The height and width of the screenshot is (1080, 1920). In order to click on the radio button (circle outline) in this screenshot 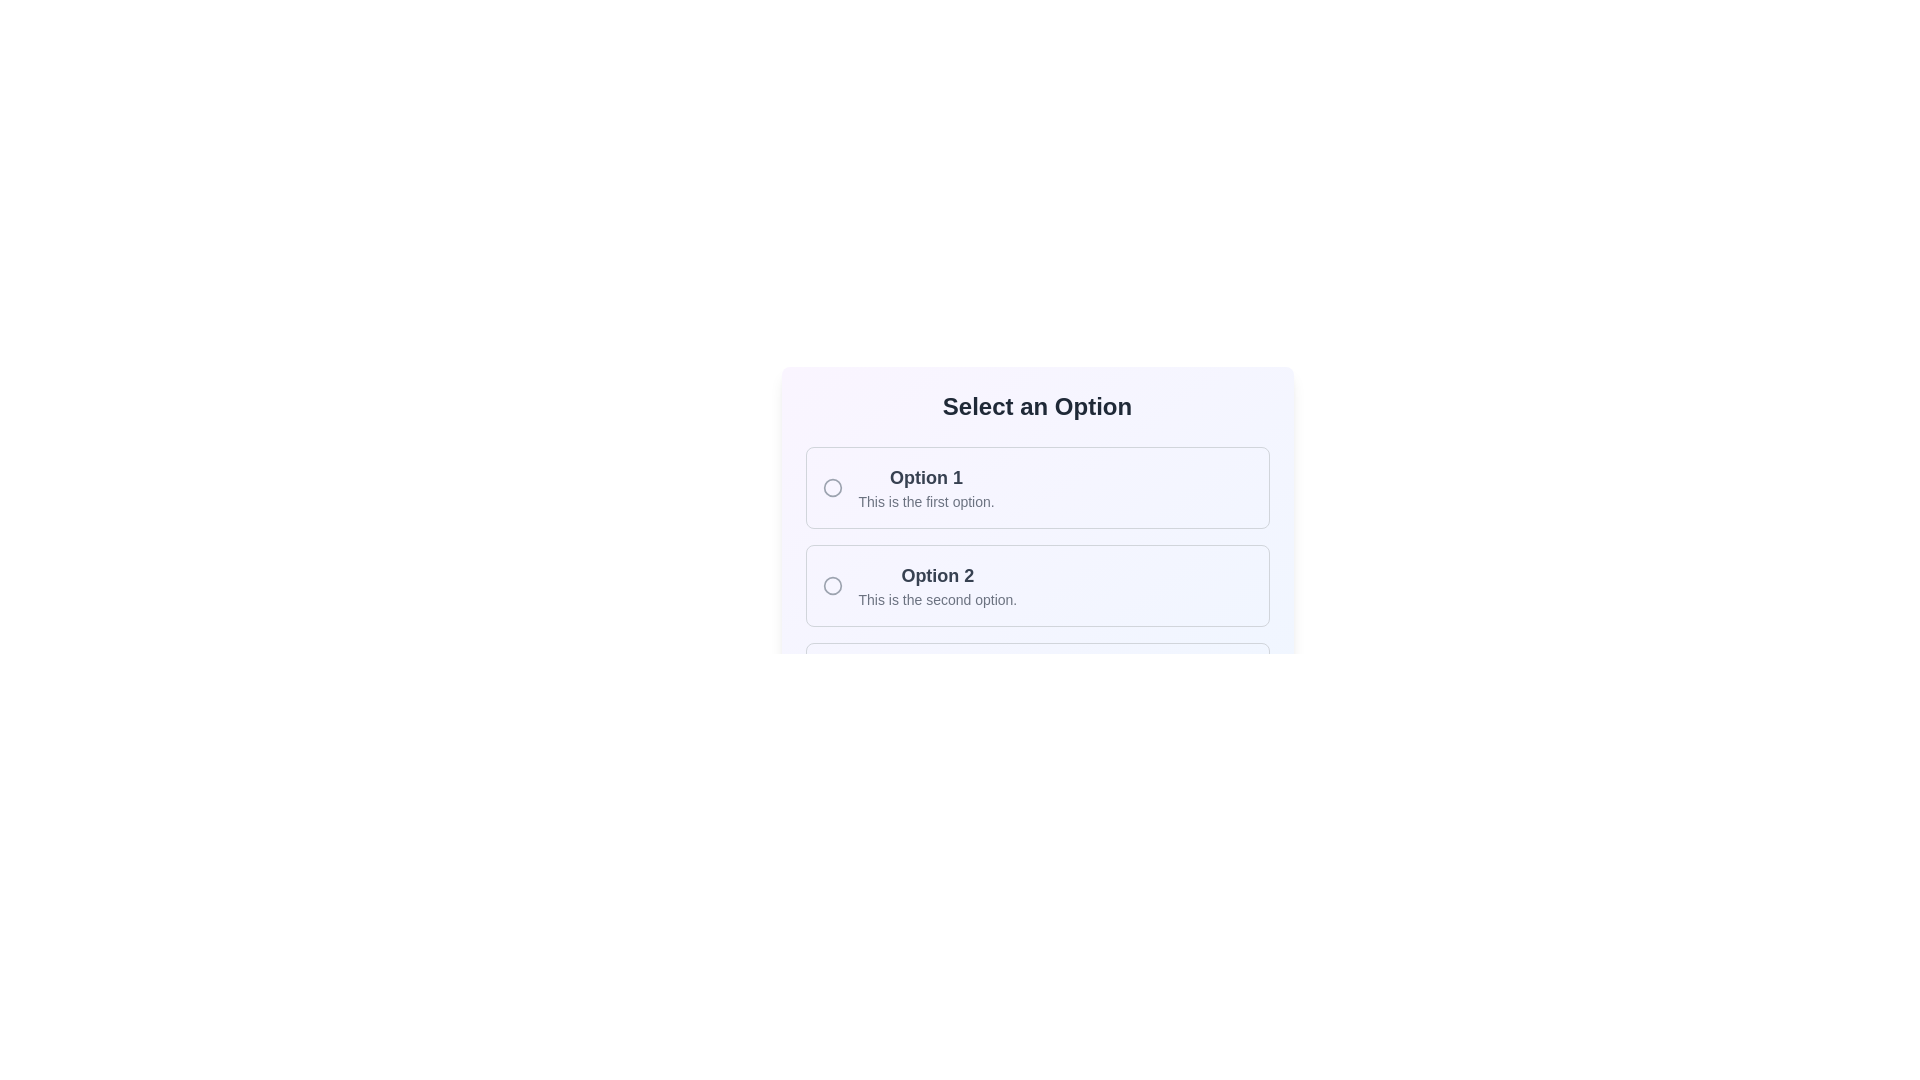, I will do `click(832, 585)`.